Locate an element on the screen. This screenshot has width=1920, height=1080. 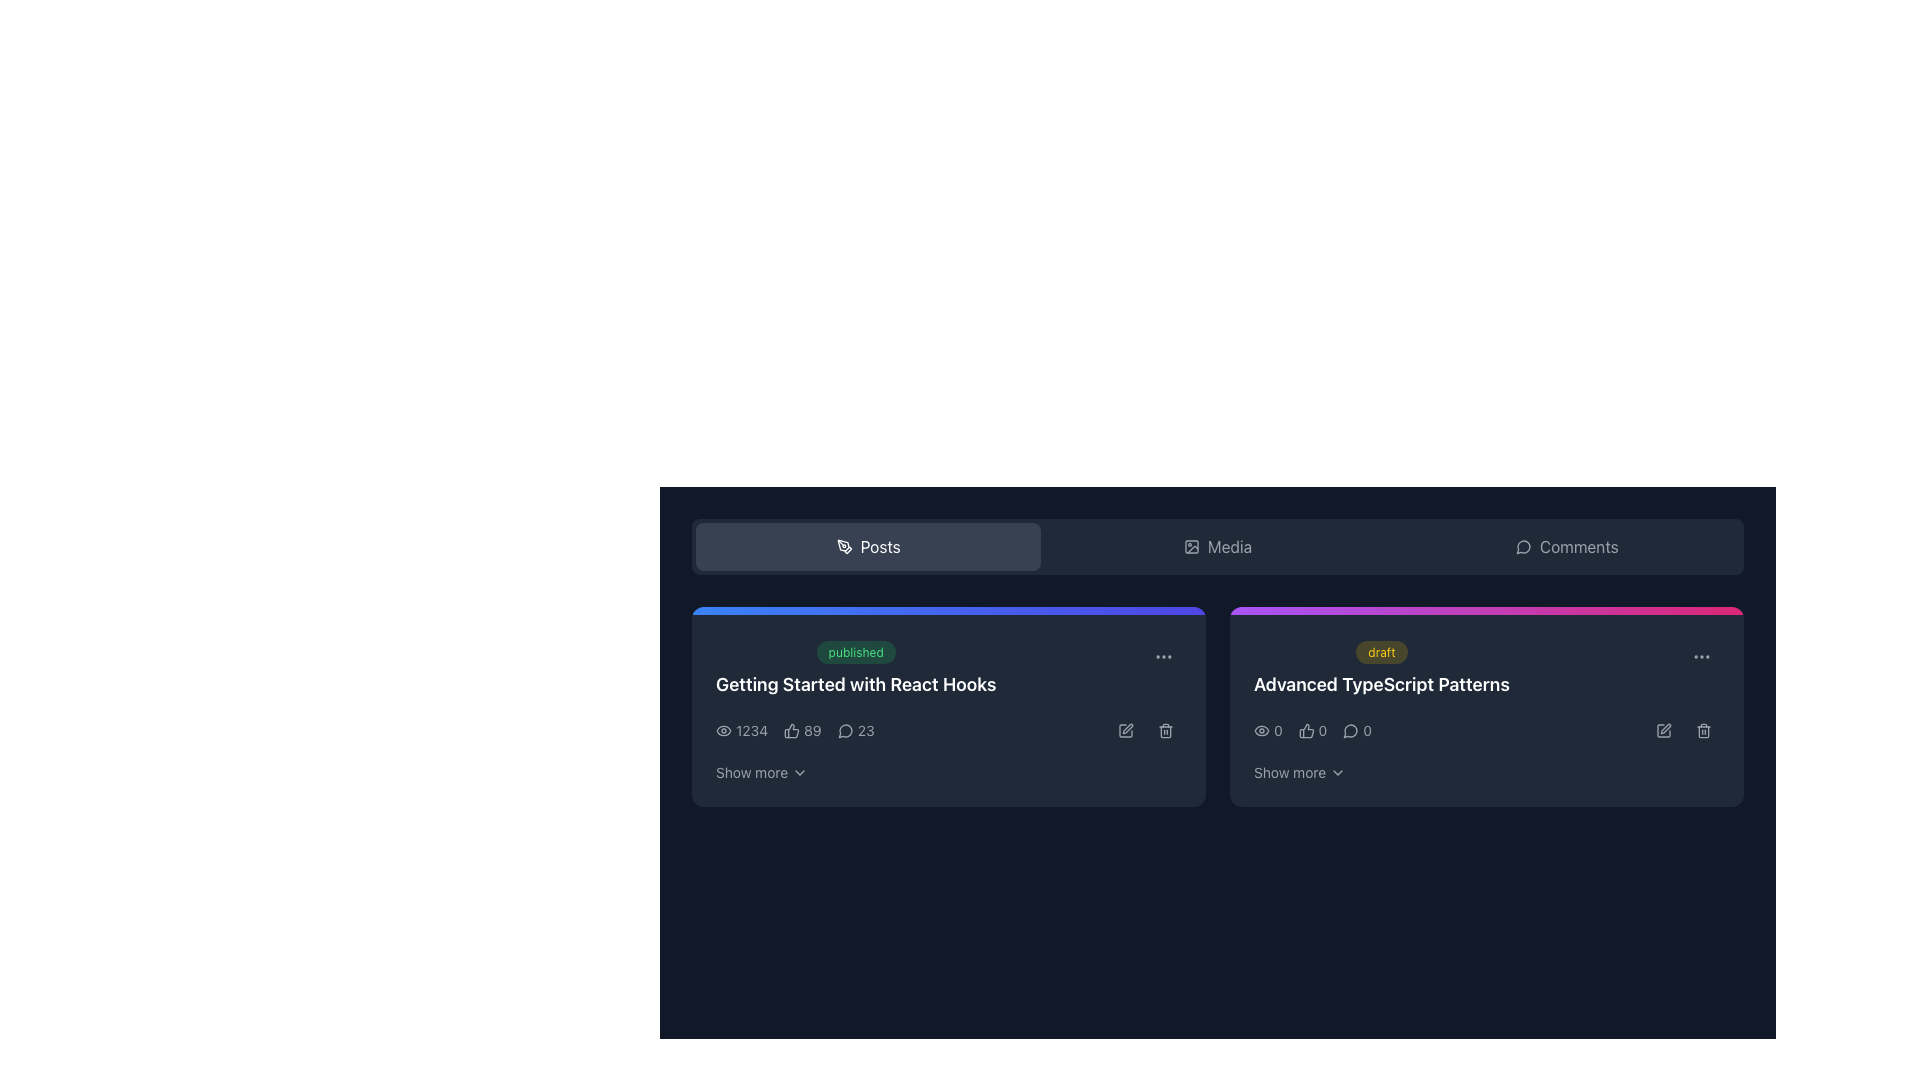
the interactive group of buttons/icons in the top right corner of the card component is located at coordinates (1146, 731).